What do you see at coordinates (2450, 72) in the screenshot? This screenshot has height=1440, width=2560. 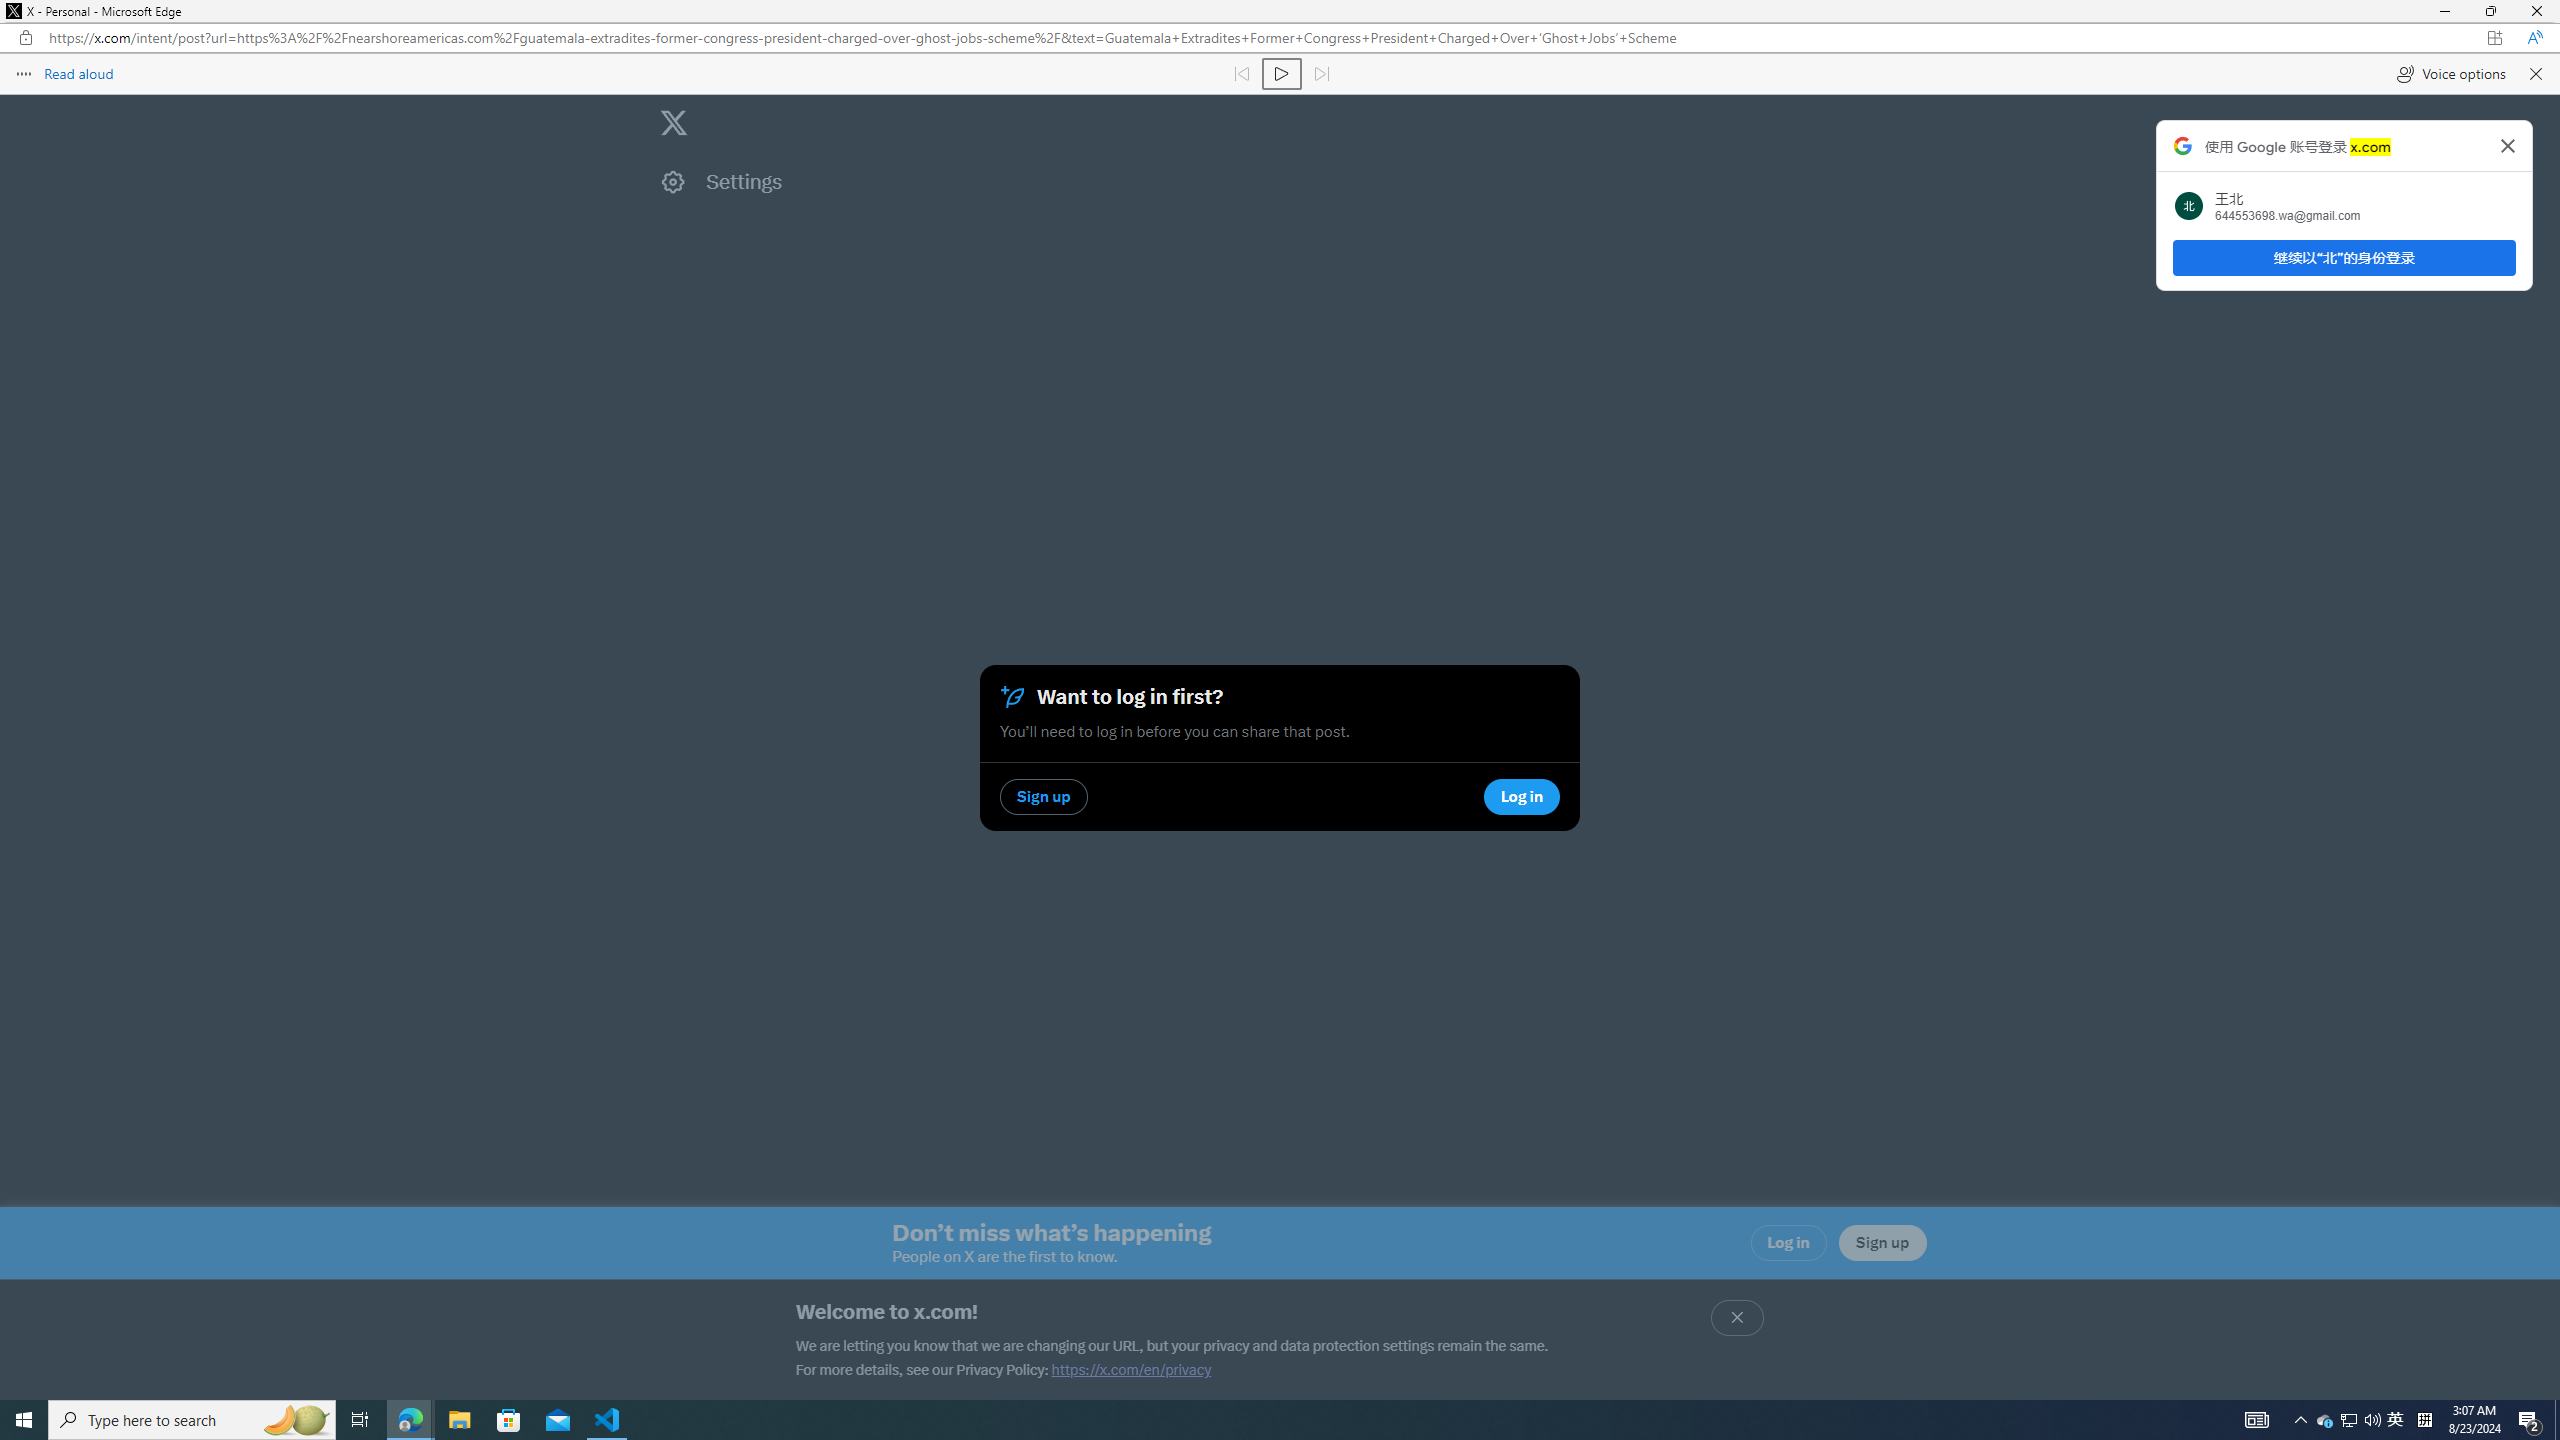 I see `'Voice options'` at bounding box center [2450, 72].